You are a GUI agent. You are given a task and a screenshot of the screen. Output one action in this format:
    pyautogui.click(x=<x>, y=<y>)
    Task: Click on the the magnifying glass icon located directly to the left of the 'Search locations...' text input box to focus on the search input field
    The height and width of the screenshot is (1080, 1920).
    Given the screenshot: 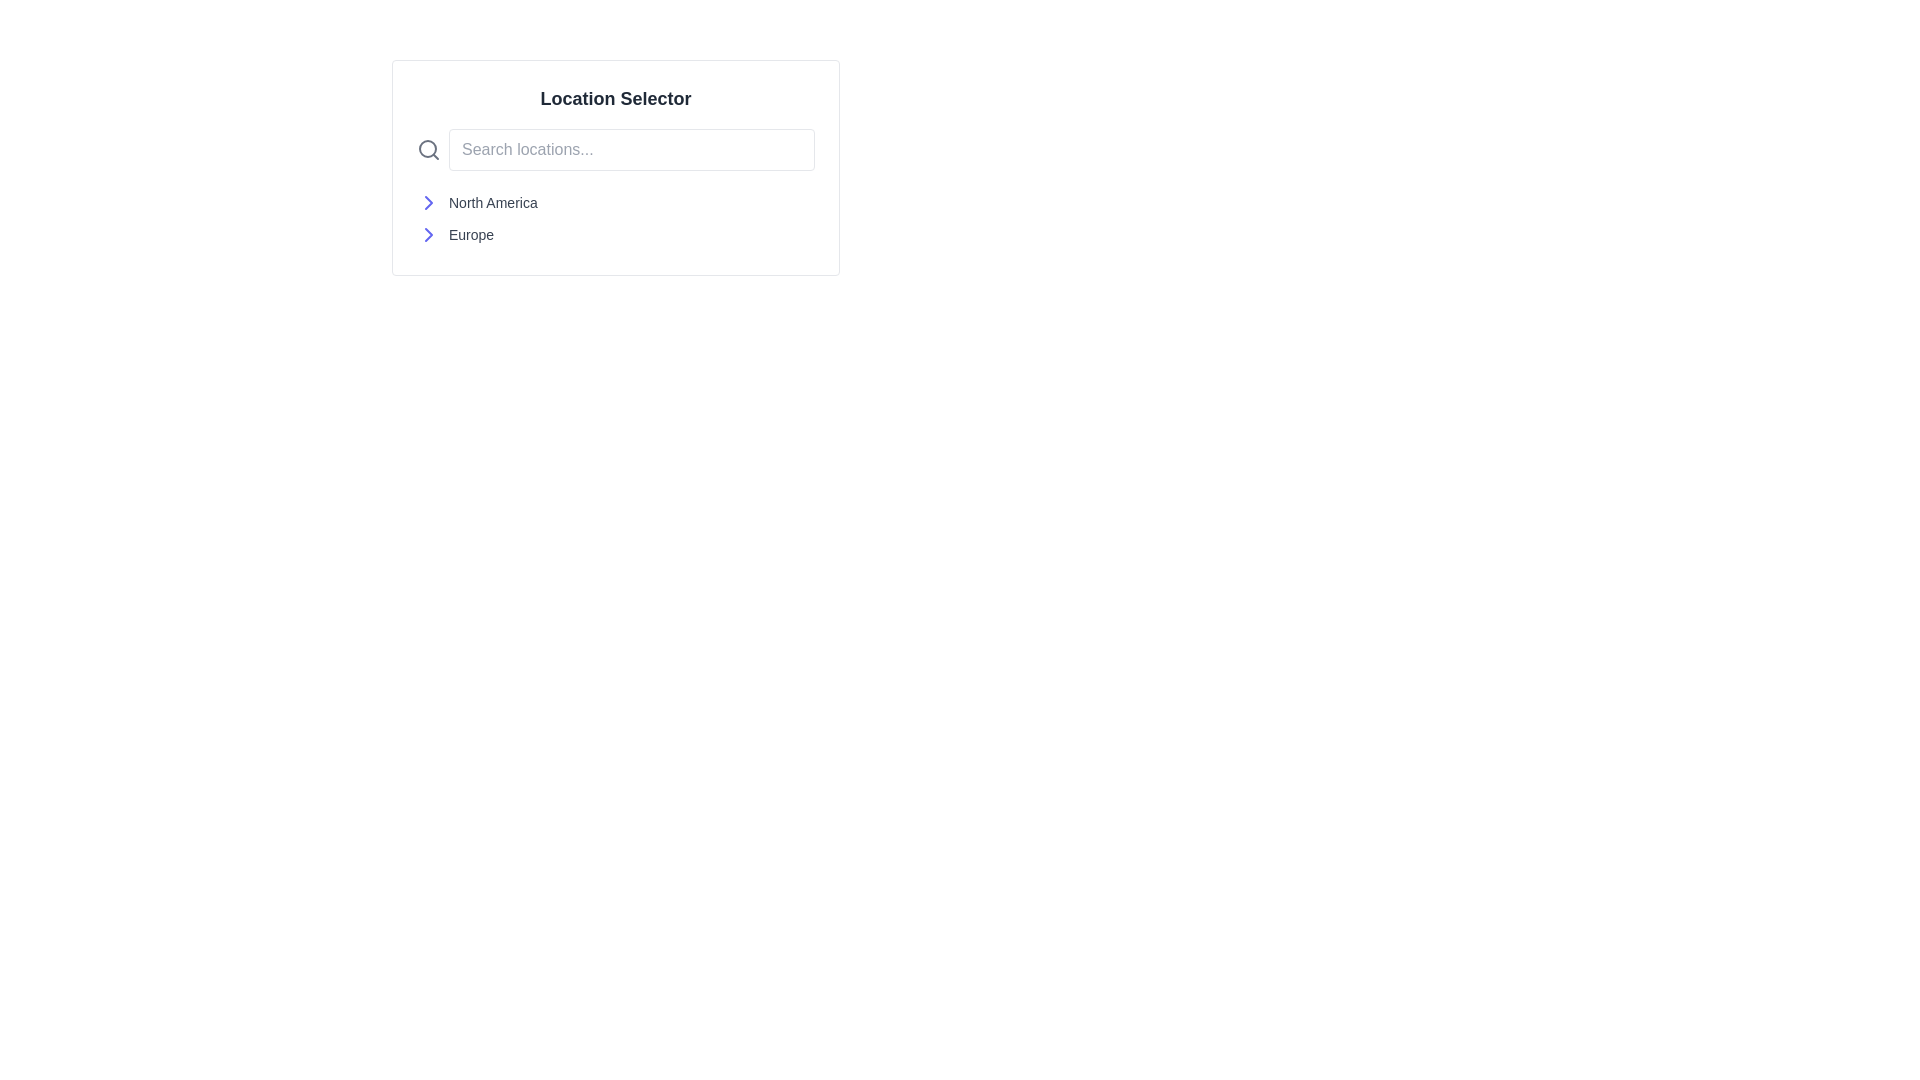 What is the action you would take?
    pyautogui.click(x=427, y=149)
    